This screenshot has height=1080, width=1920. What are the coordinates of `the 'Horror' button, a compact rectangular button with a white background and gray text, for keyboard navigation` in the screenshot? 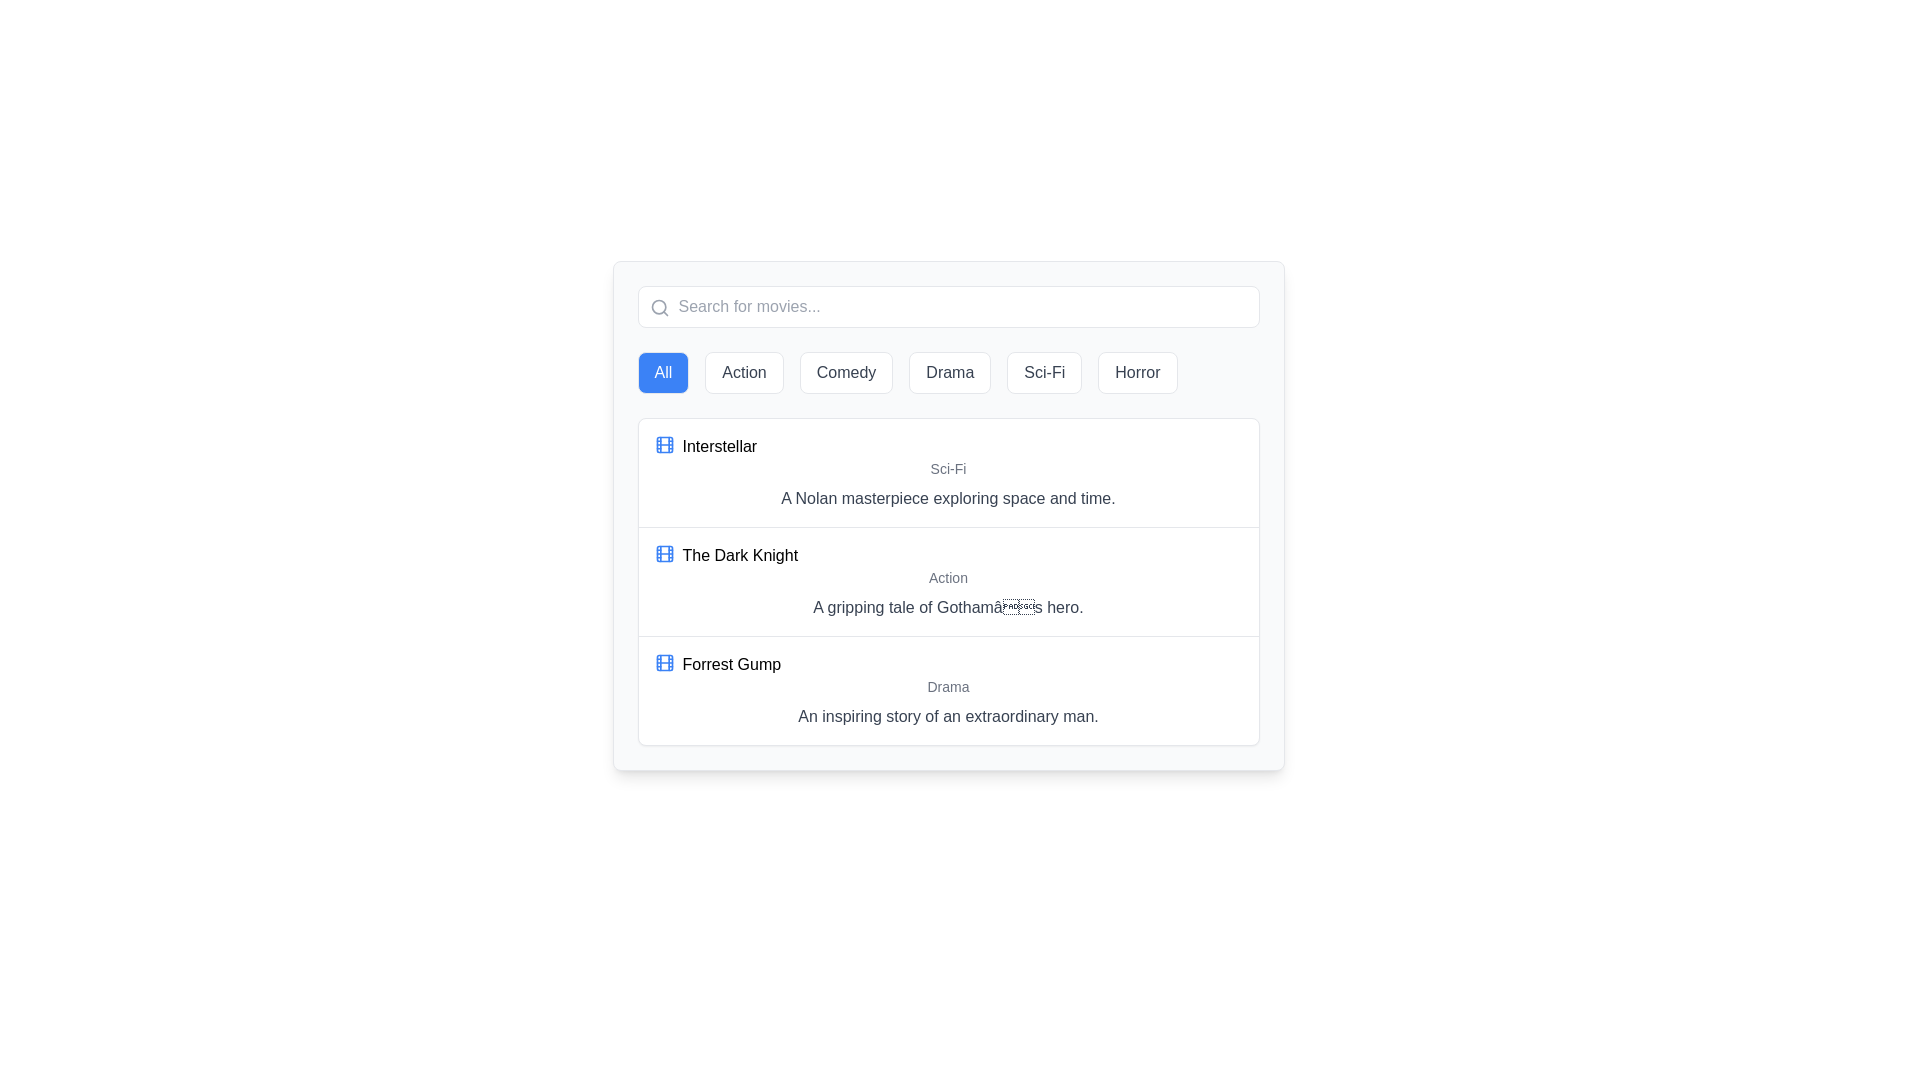 It's located at (1137, 373).